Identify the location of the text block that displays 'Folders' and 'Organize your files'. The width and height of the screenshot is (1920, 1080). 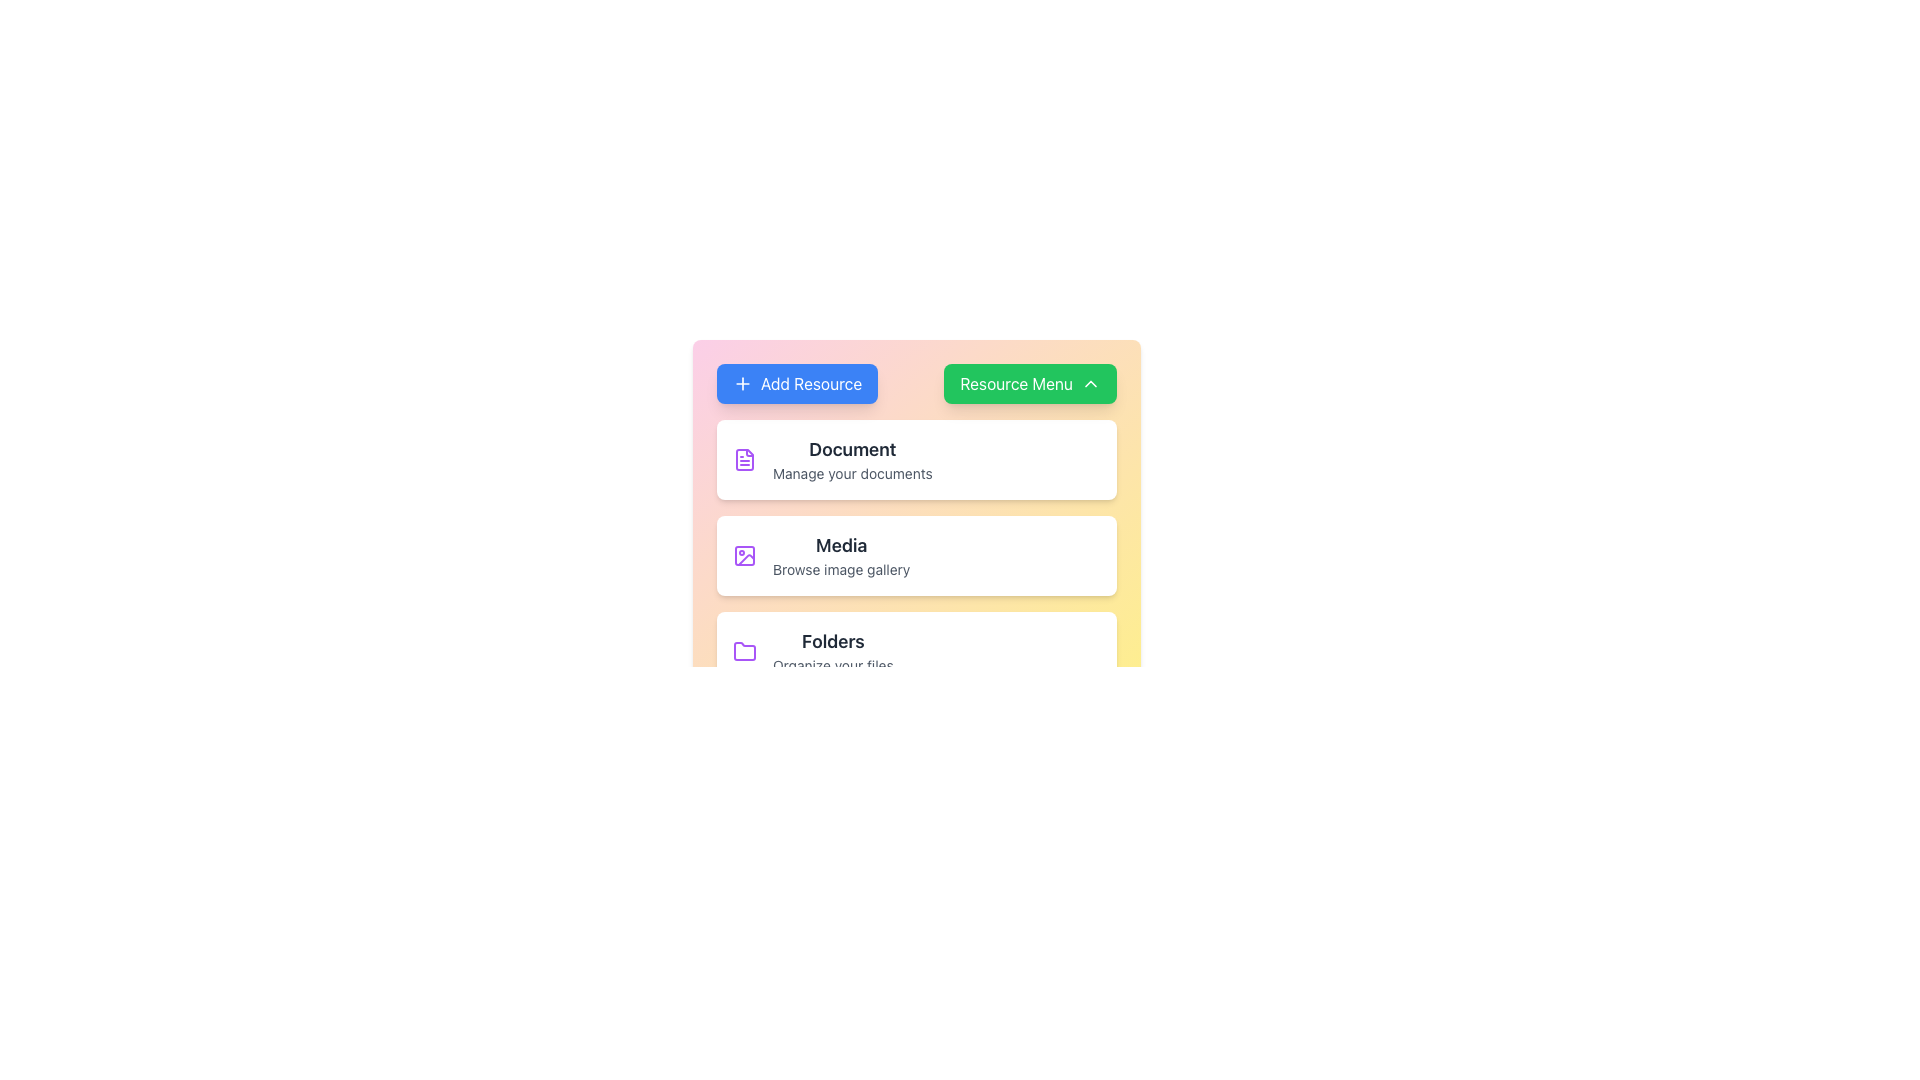
(833, 651).